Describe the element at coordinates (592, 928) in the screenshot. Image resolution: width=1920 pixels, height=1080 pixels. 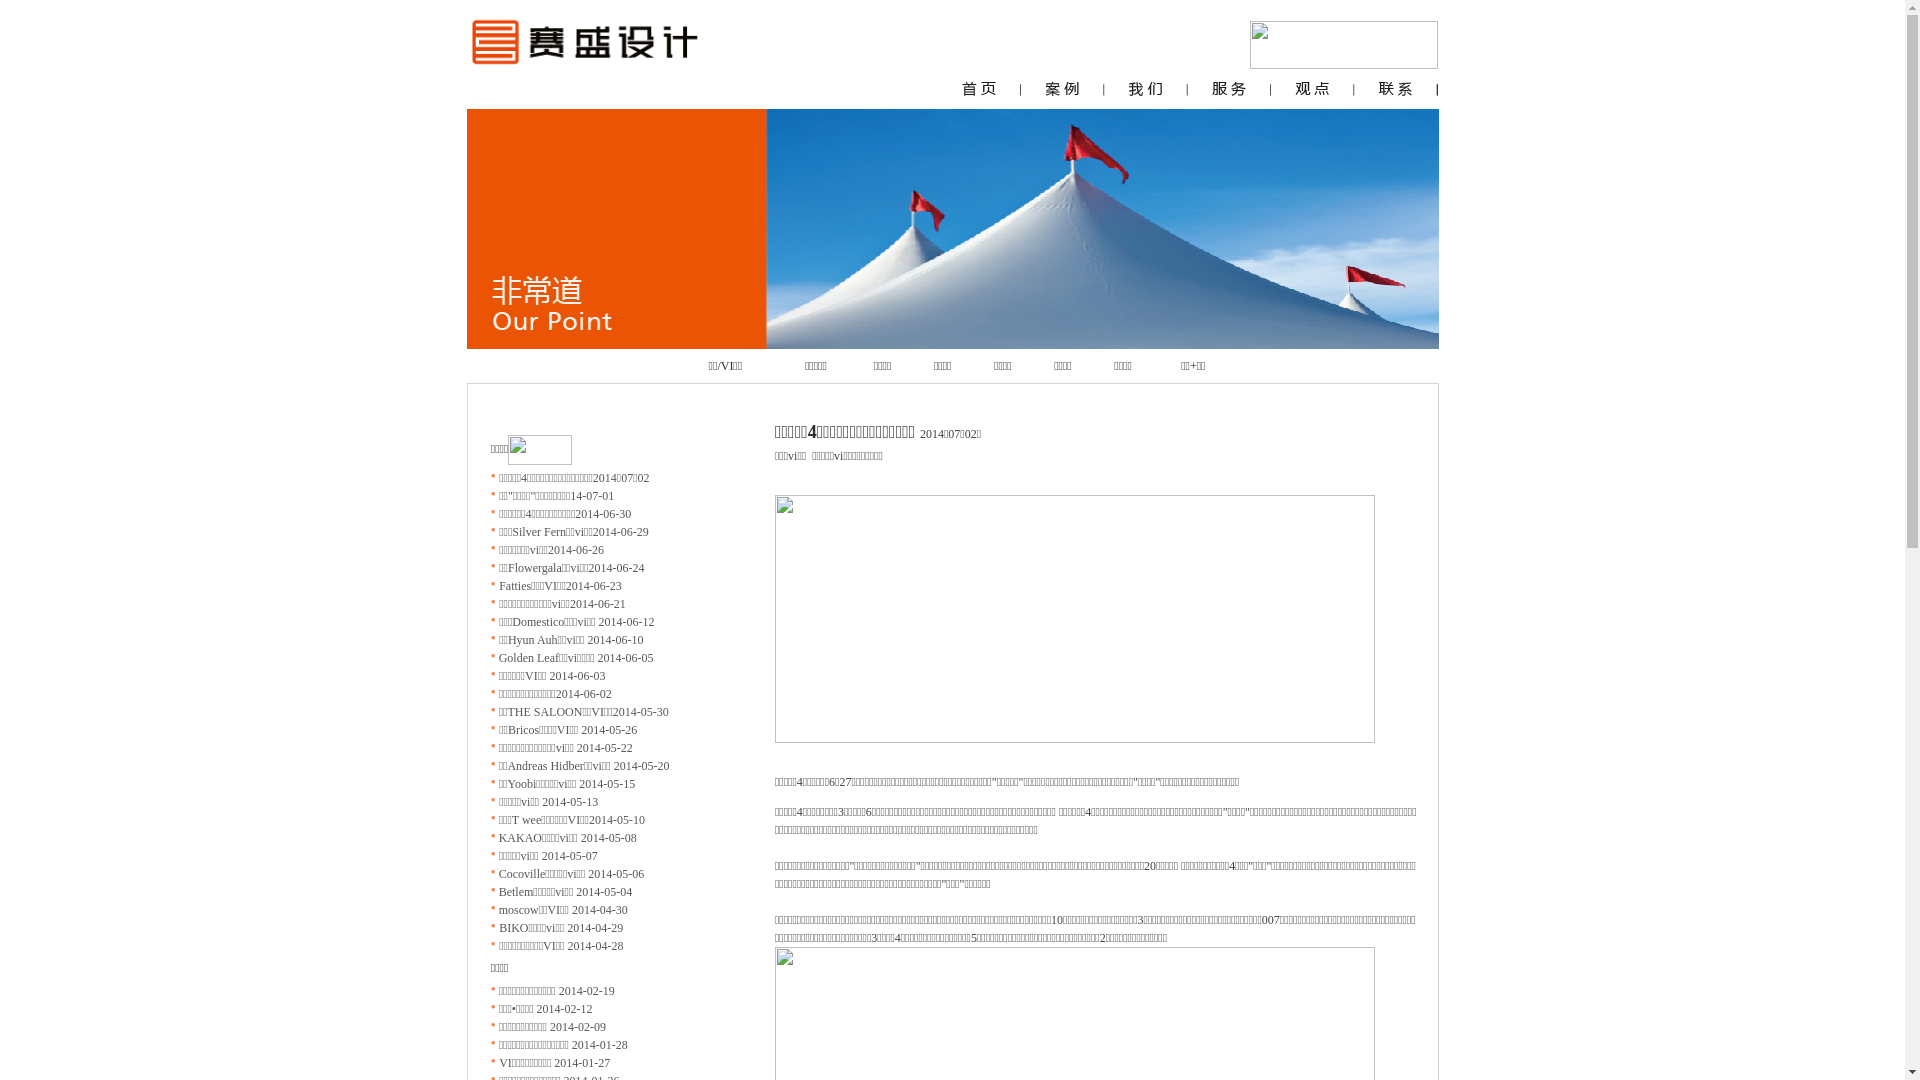
I see `'2014-04-29'` at that location.